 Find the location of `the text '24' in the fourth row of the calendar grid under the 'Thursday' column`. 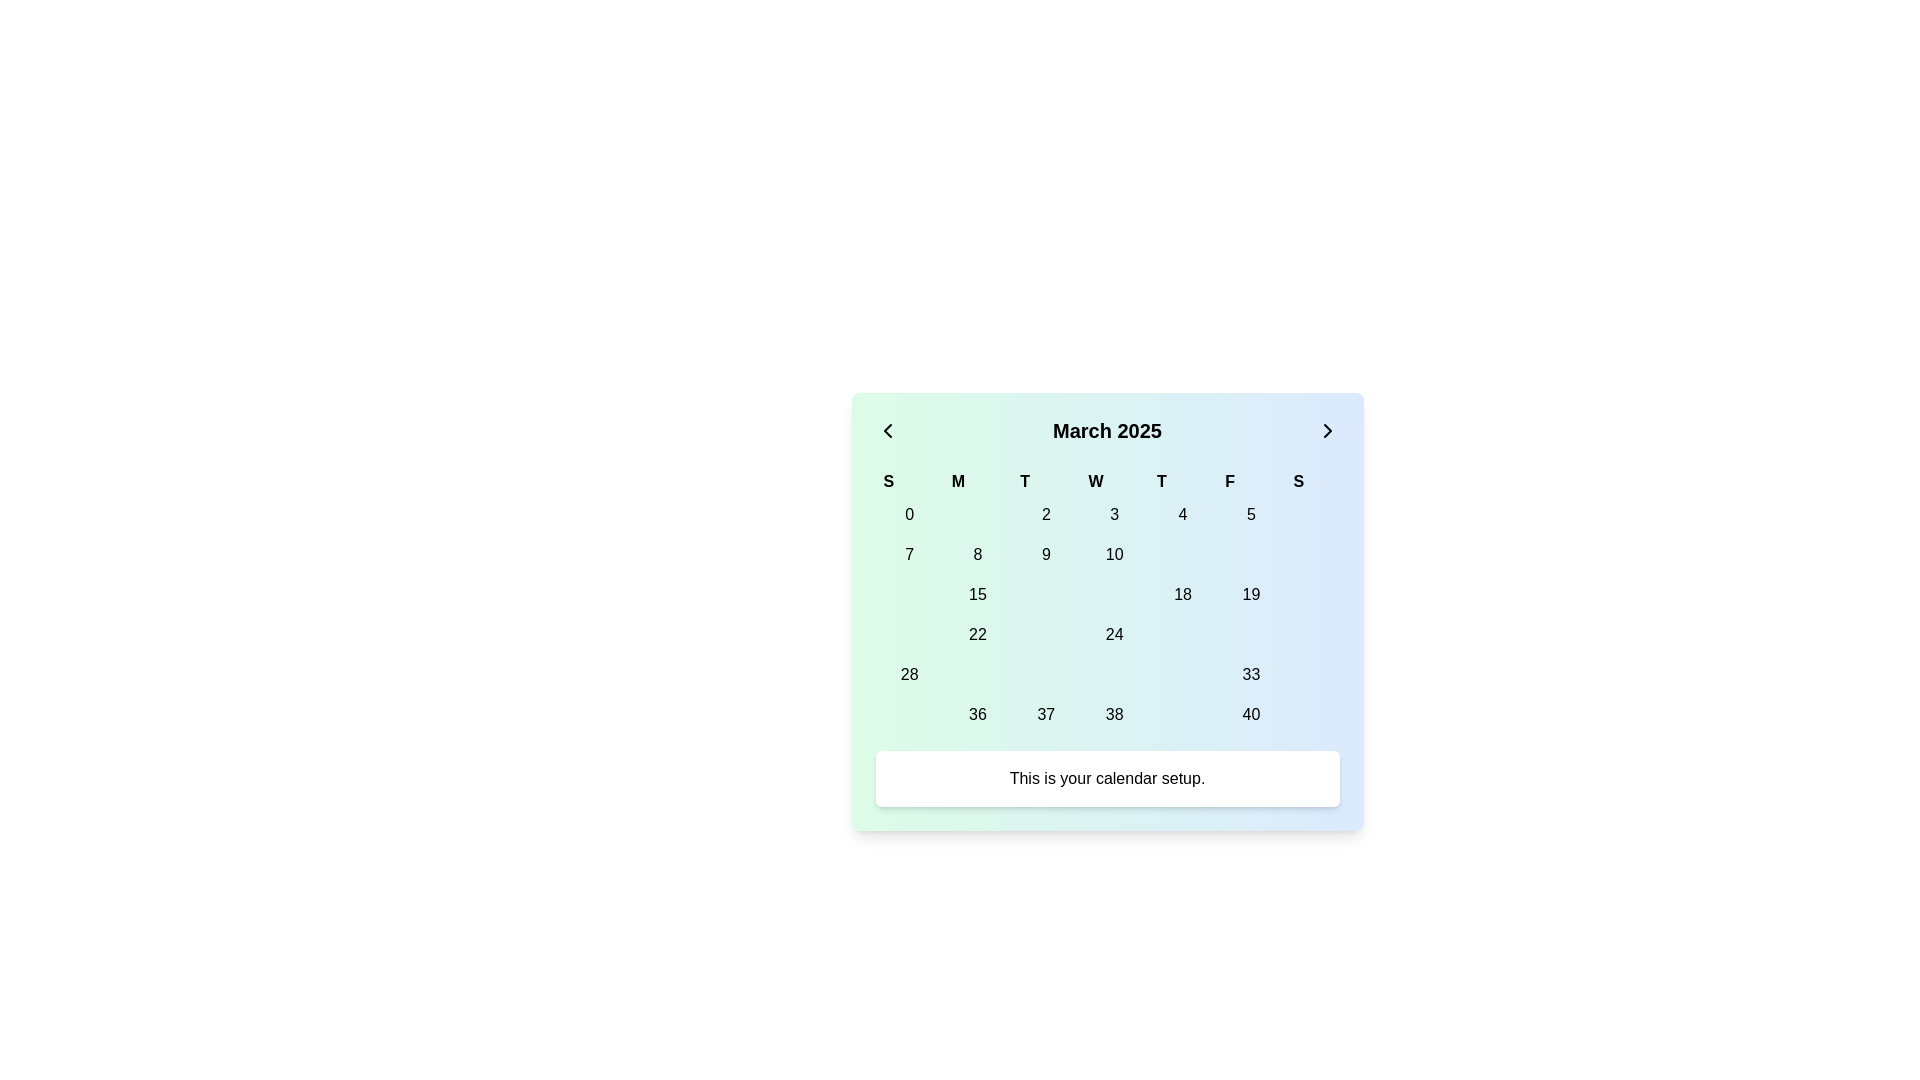

the text '24' in the fourth row of the calendar grid under the 'Thursday' column is located at coordinates (1106, 635).